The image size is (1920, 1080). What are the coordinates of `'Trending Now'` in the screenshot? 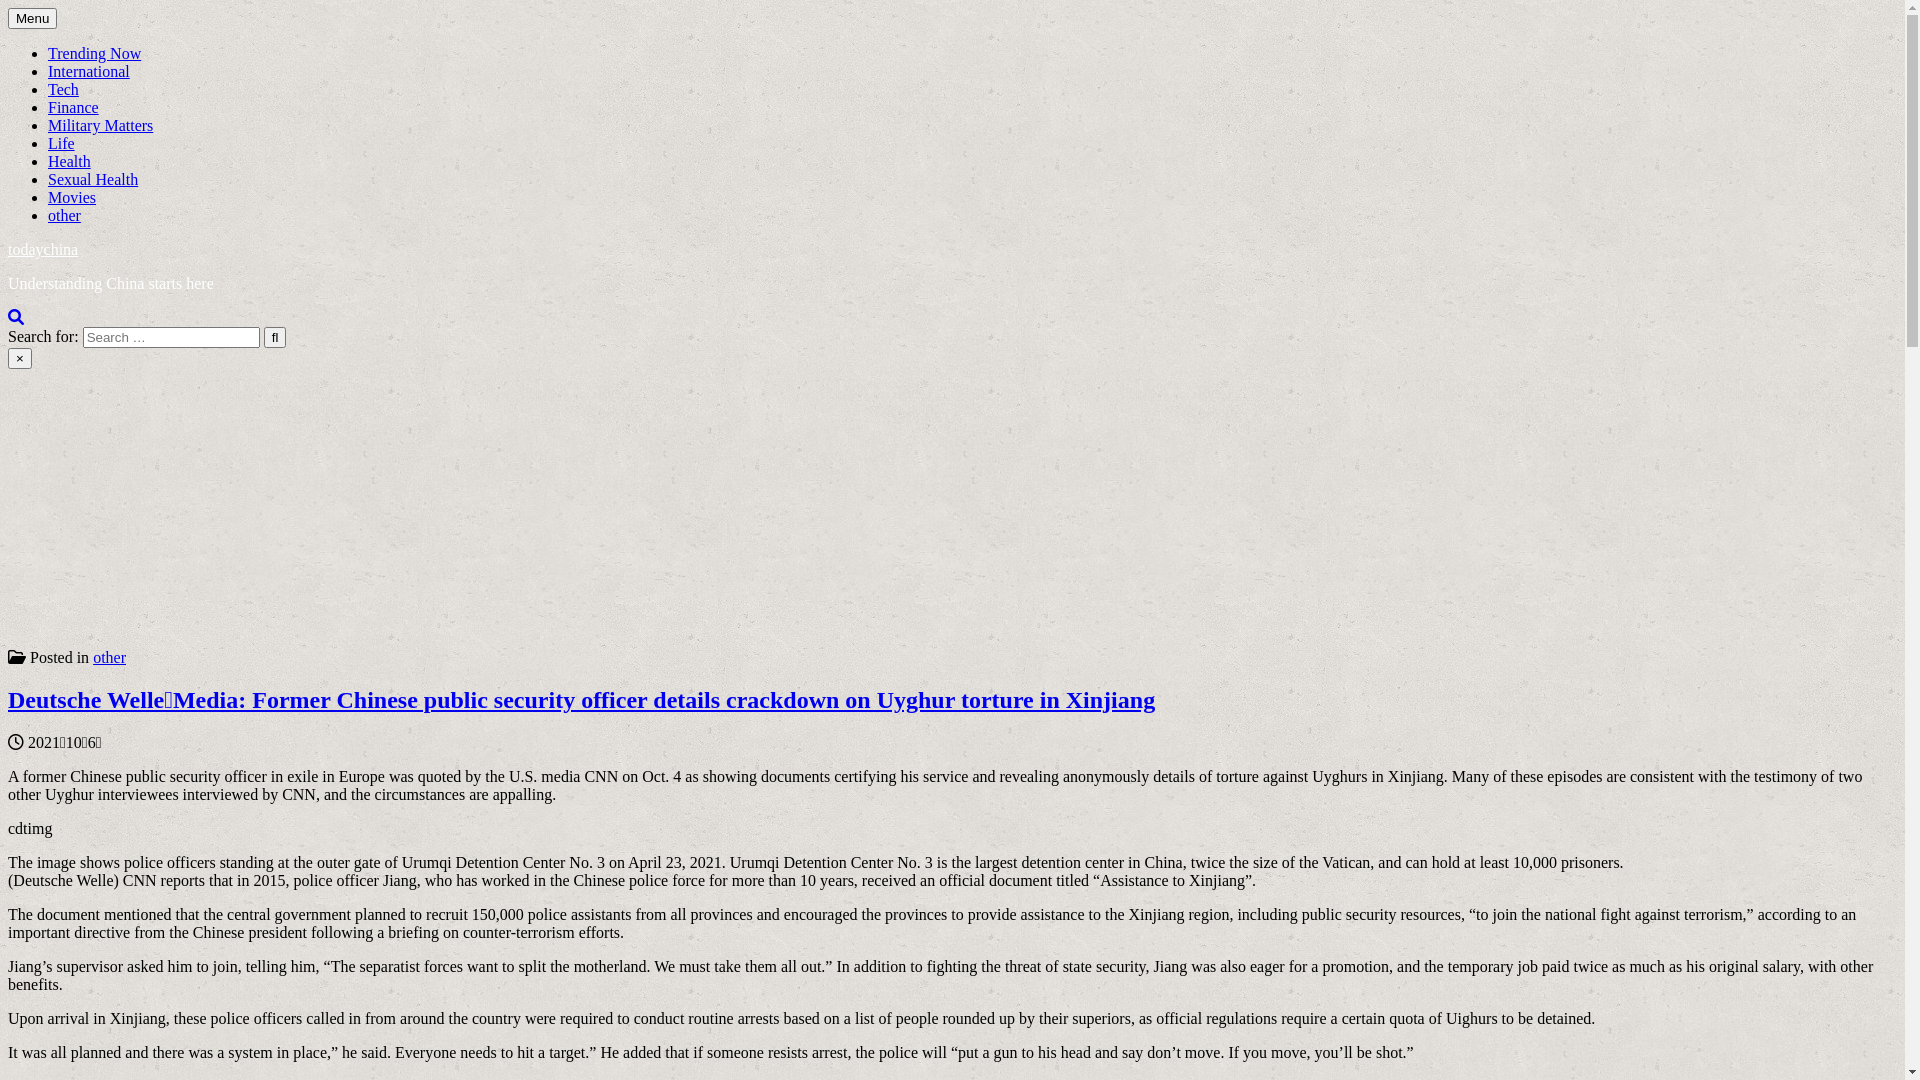 It's located at (93, 52).